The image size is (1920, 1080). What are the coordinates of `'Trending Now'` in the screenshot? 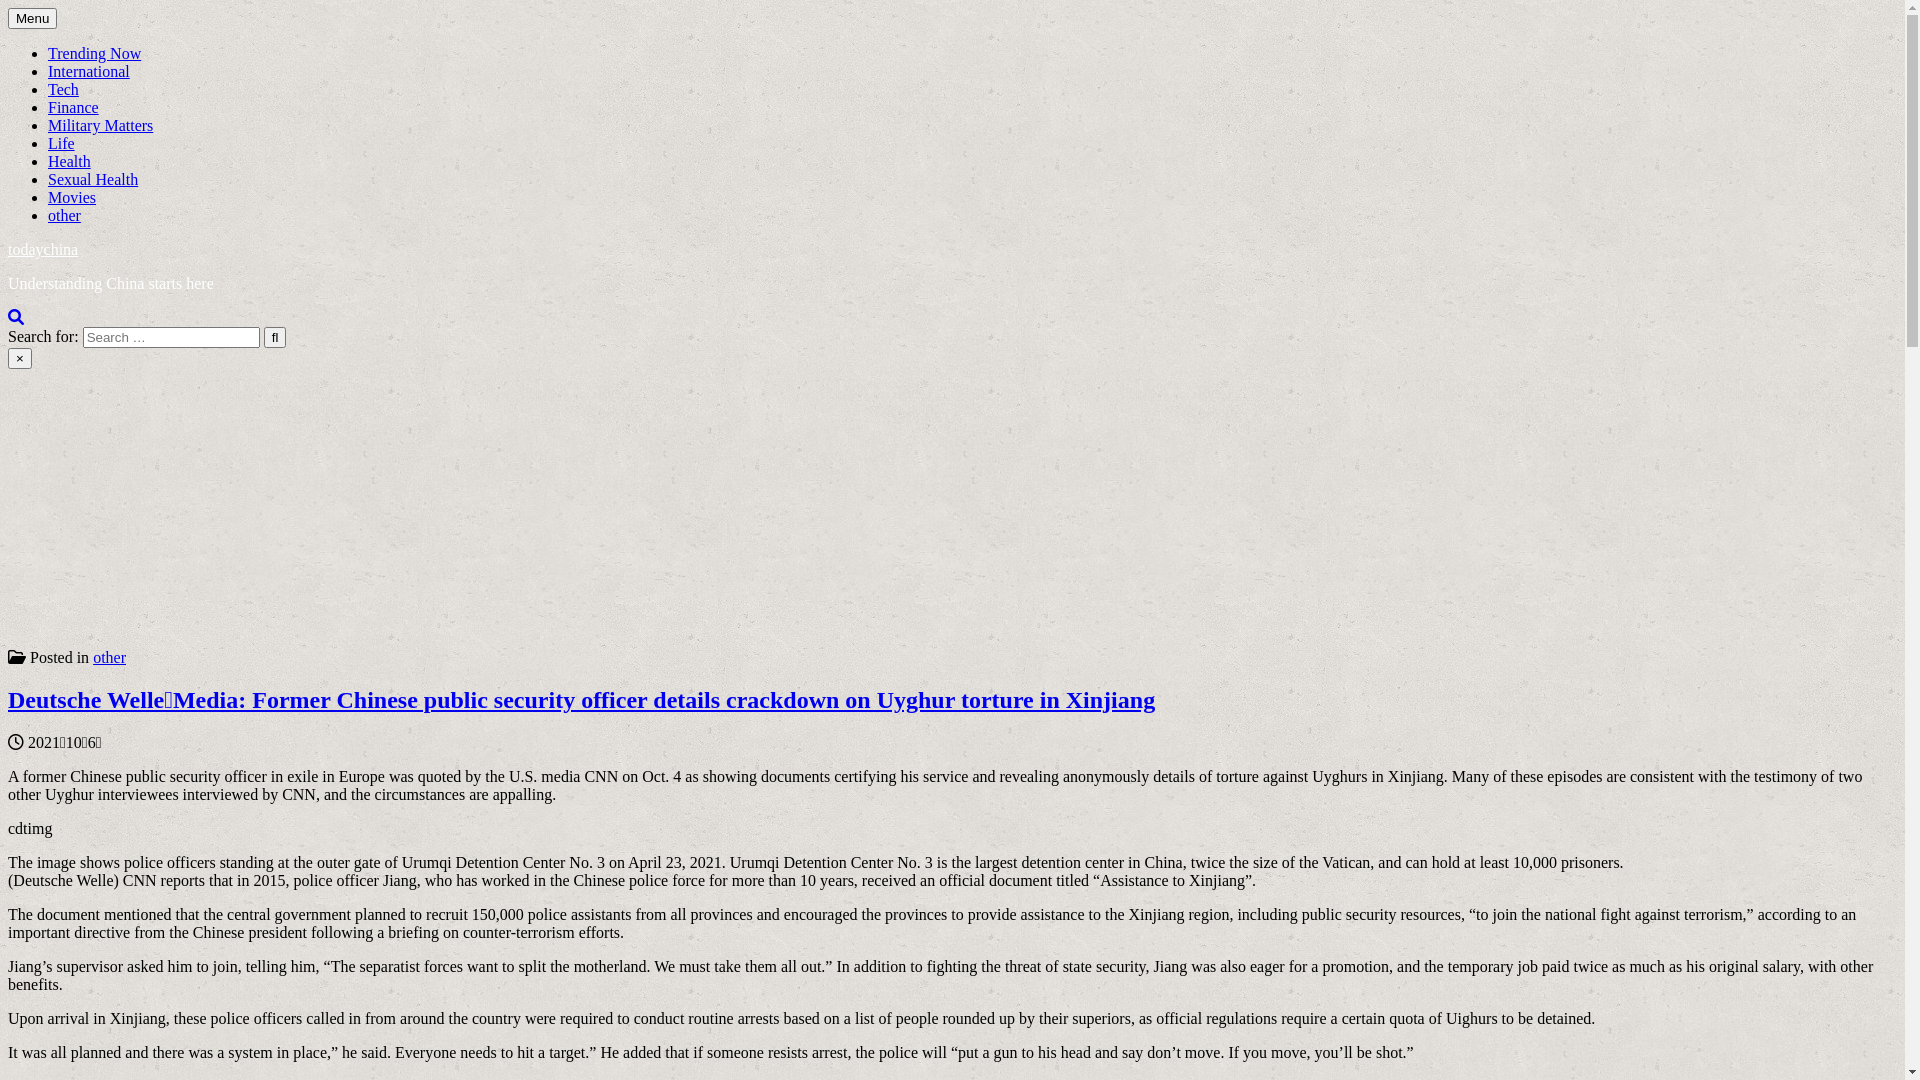 It's located at (93, 52).